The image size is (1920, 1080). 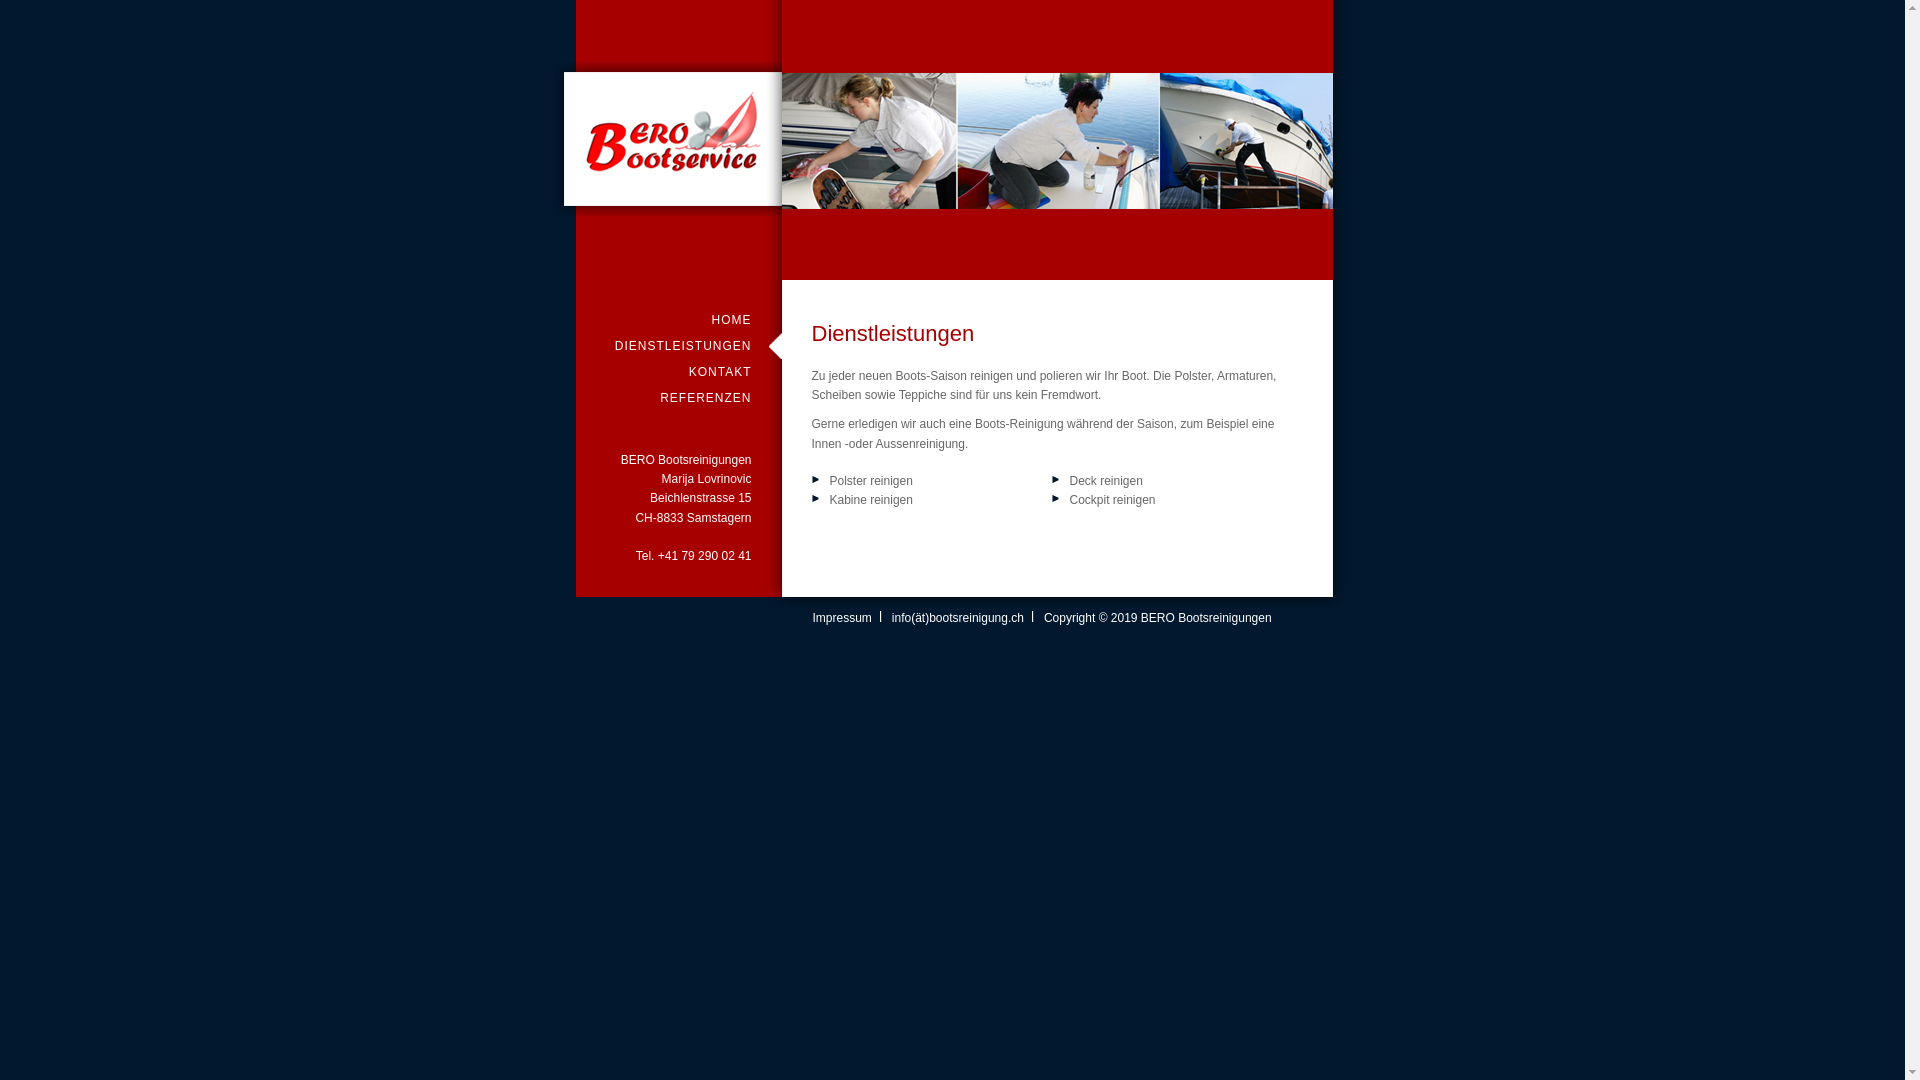 I want to click on 'REFERENZEN', so click(x=678, y=397).